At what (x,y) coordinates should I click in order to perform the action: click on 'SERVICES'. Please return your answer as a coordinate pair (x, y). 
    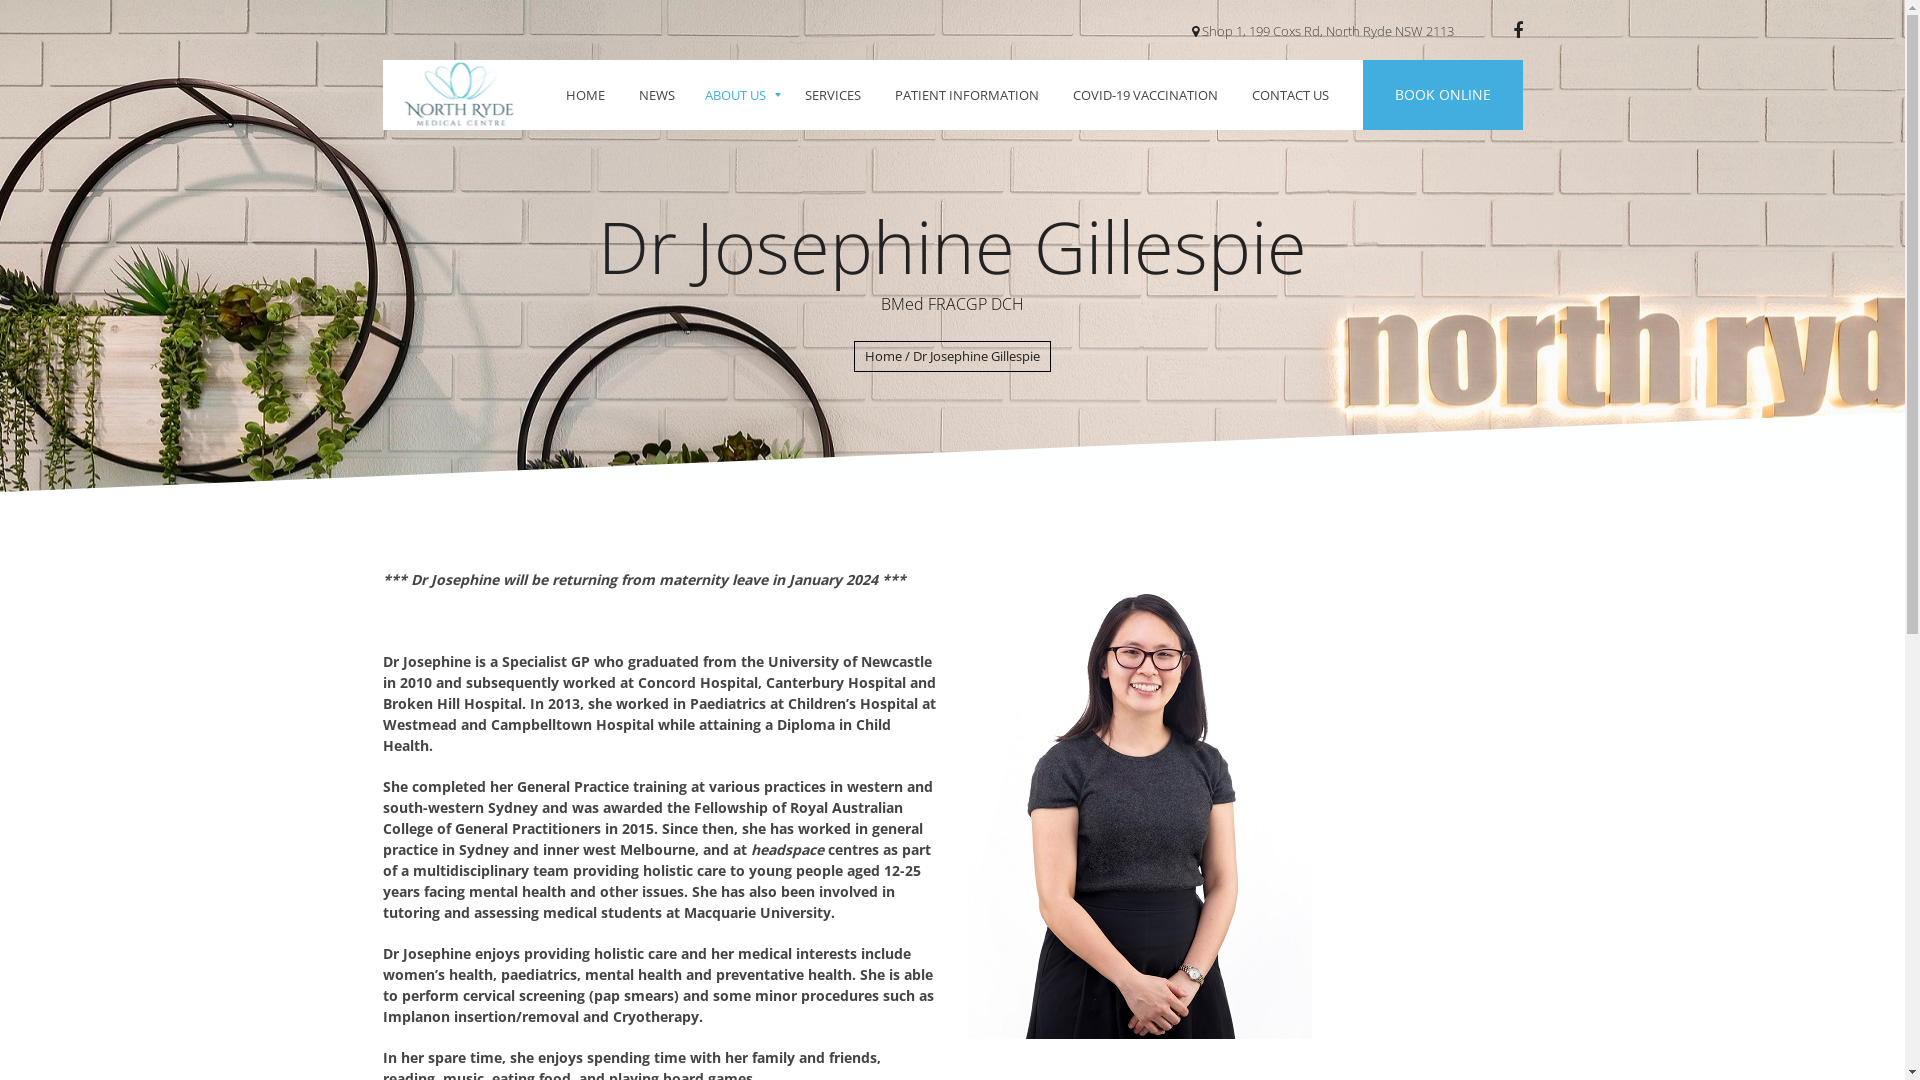
    Looking at the image, I should click on (833, 95).